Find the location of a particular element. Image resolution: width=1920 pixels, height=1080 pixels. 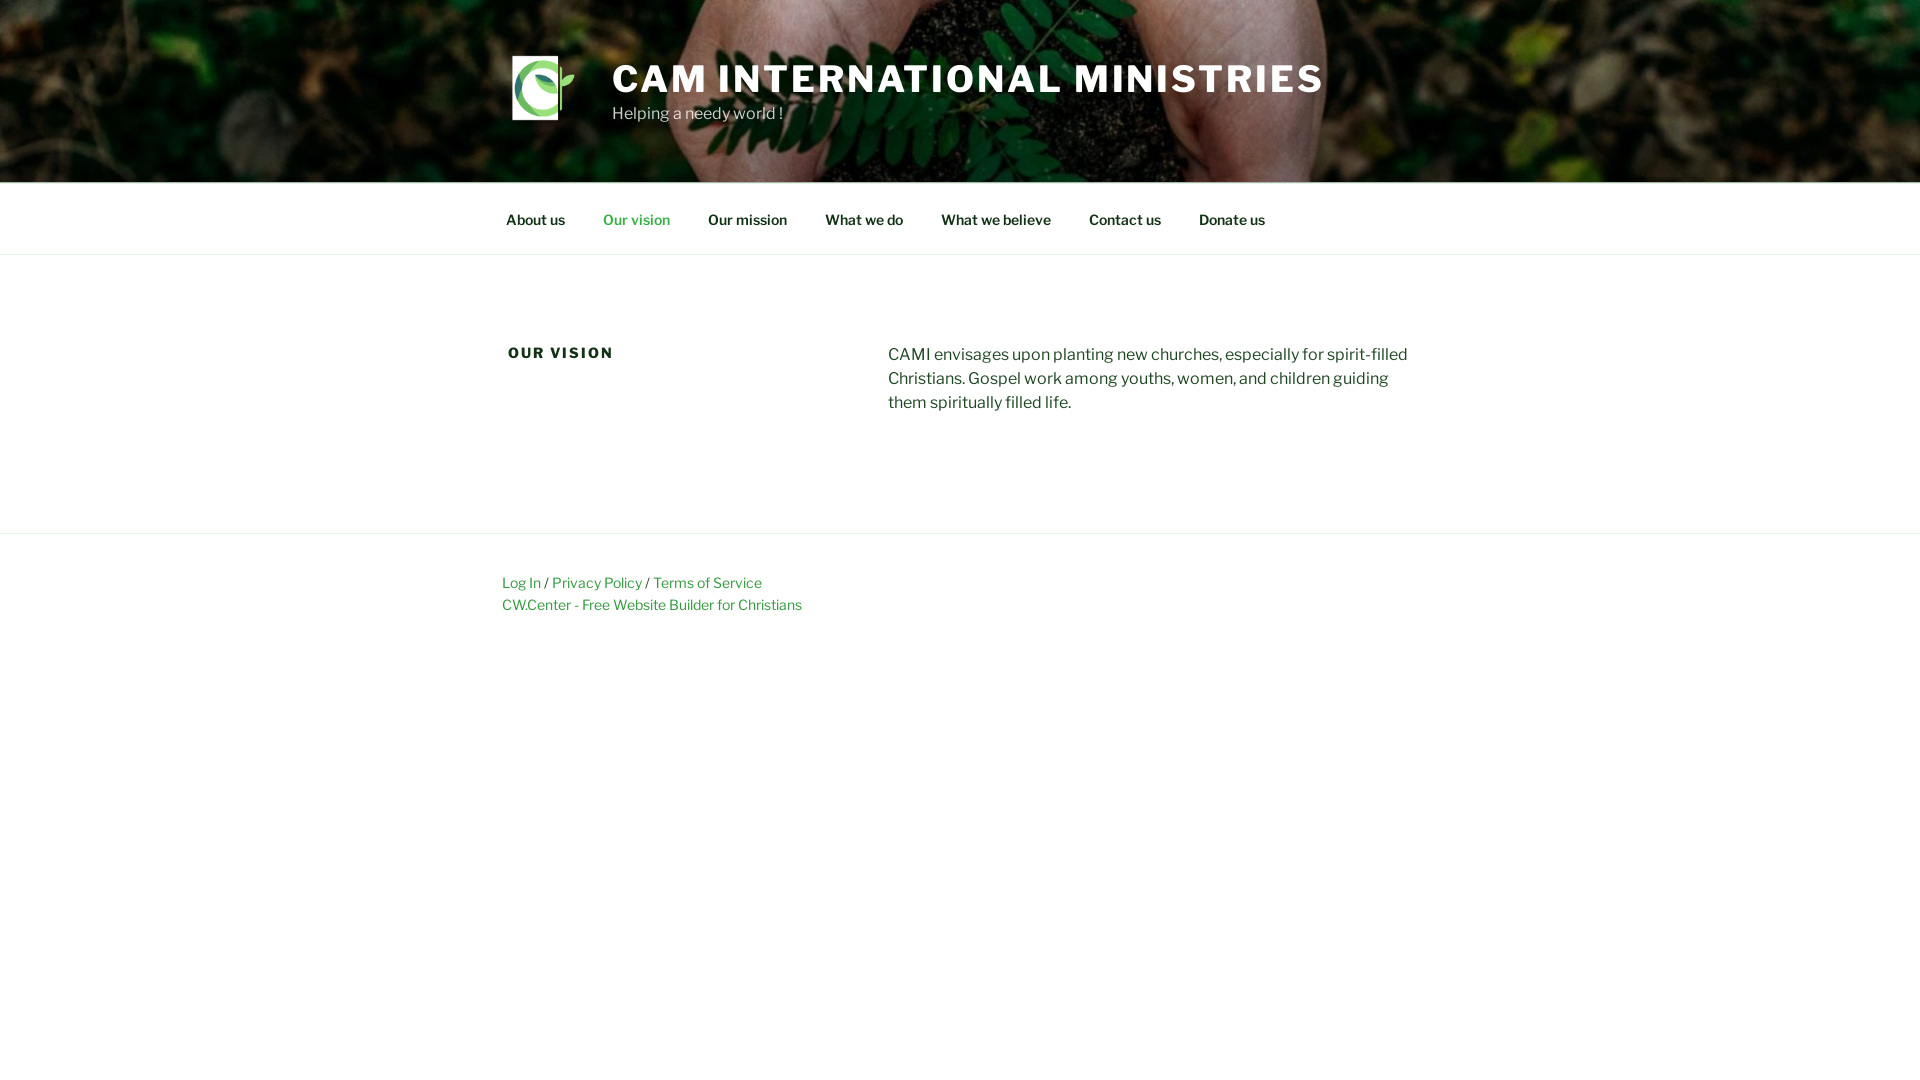

'What we believe' is located at coordinates (995, 218).